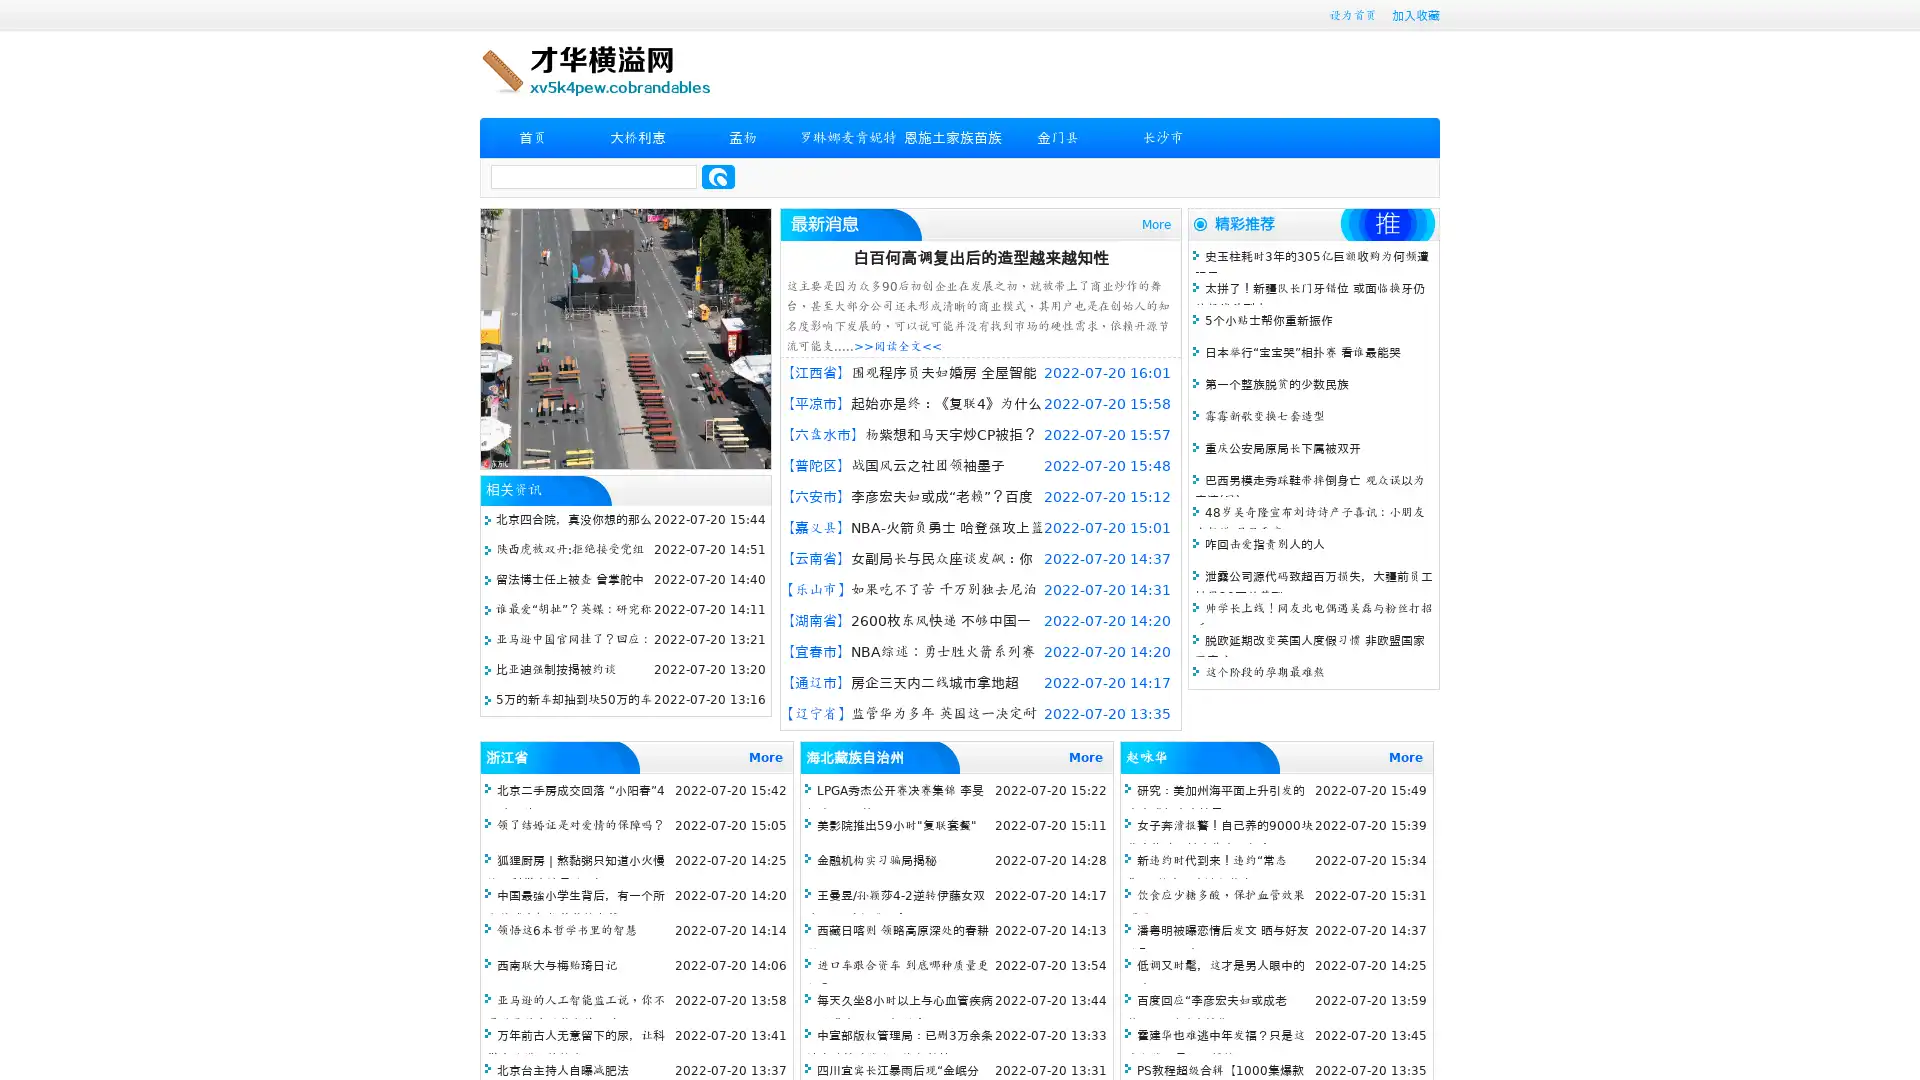 This screenshot has width=1920, height=1080. What do you see at coordinates (718, 176) in the screenshot?
I see `Search` at bounding box center [718, 176].